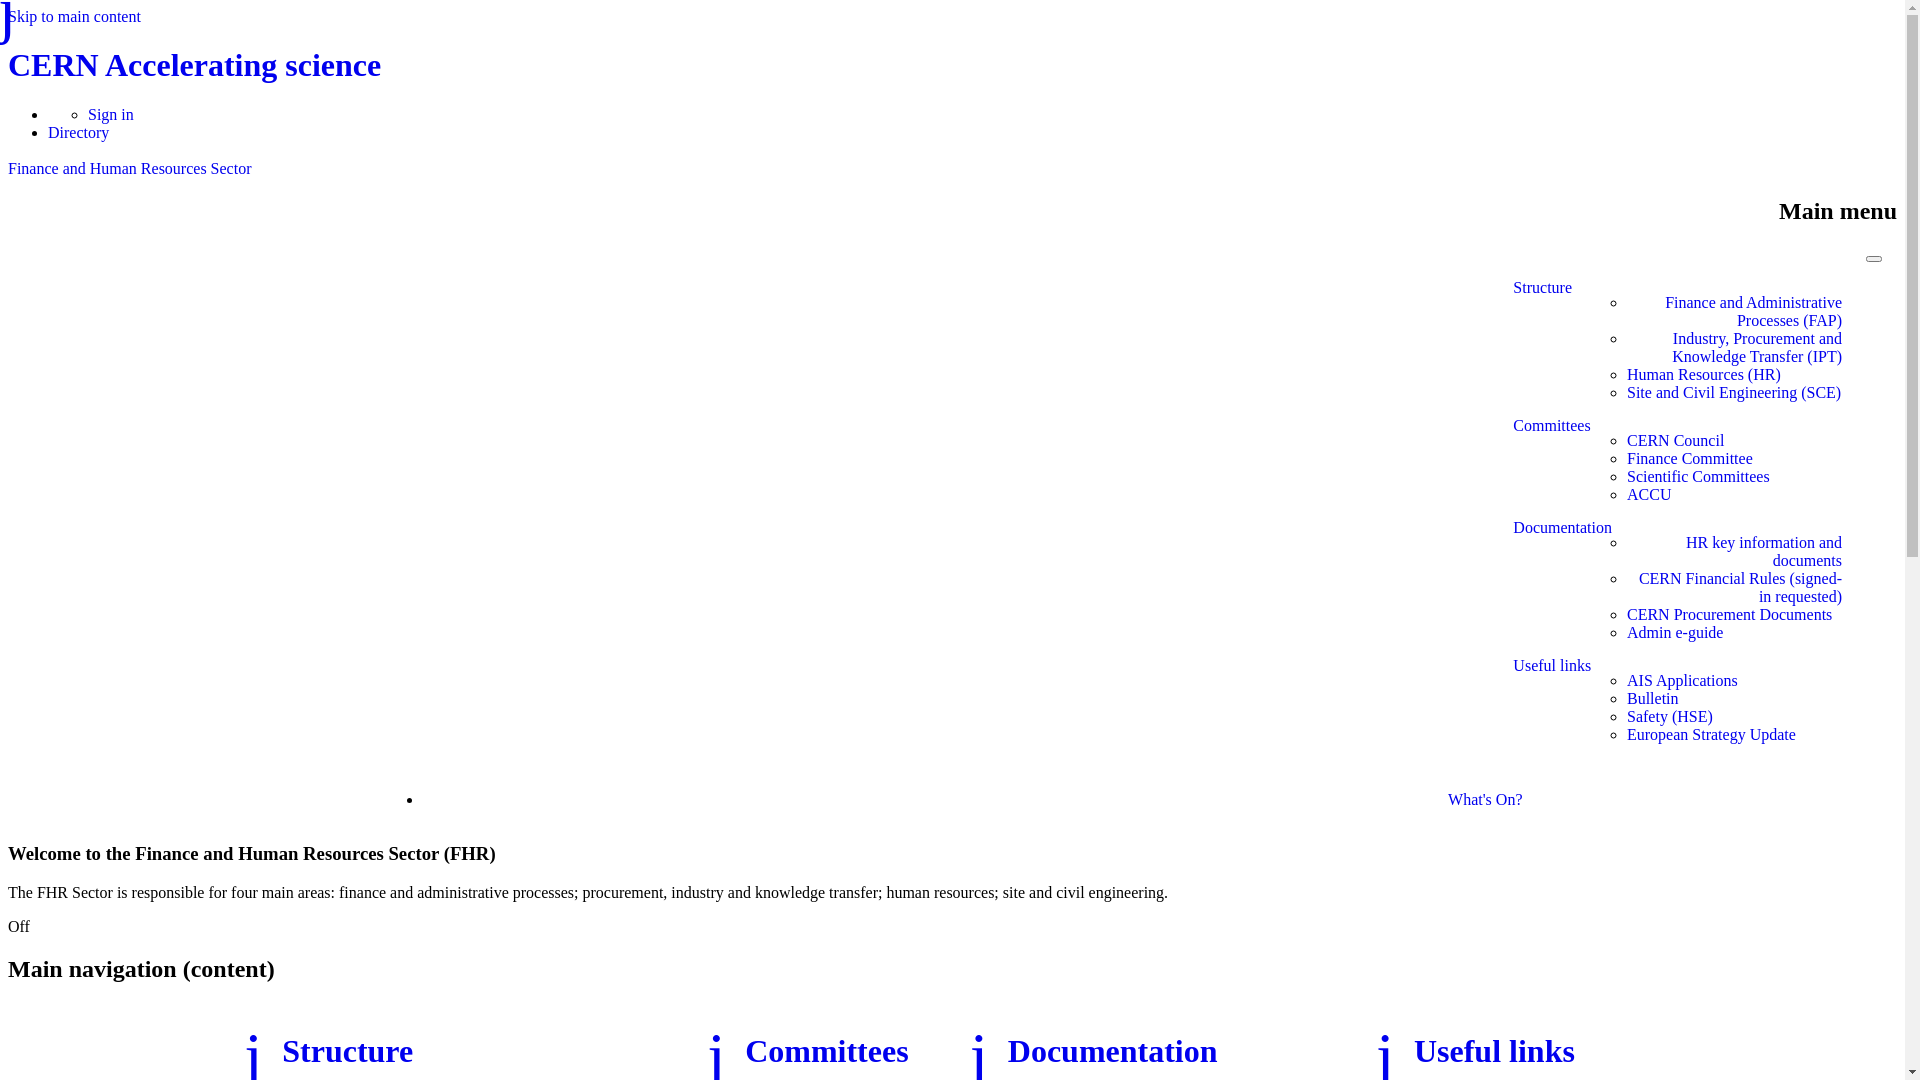 This screenshot has height=1080, width=1920. Describe the element at coordinates (1550, 467) in the screenshot. I see `'Committees'` at that location.